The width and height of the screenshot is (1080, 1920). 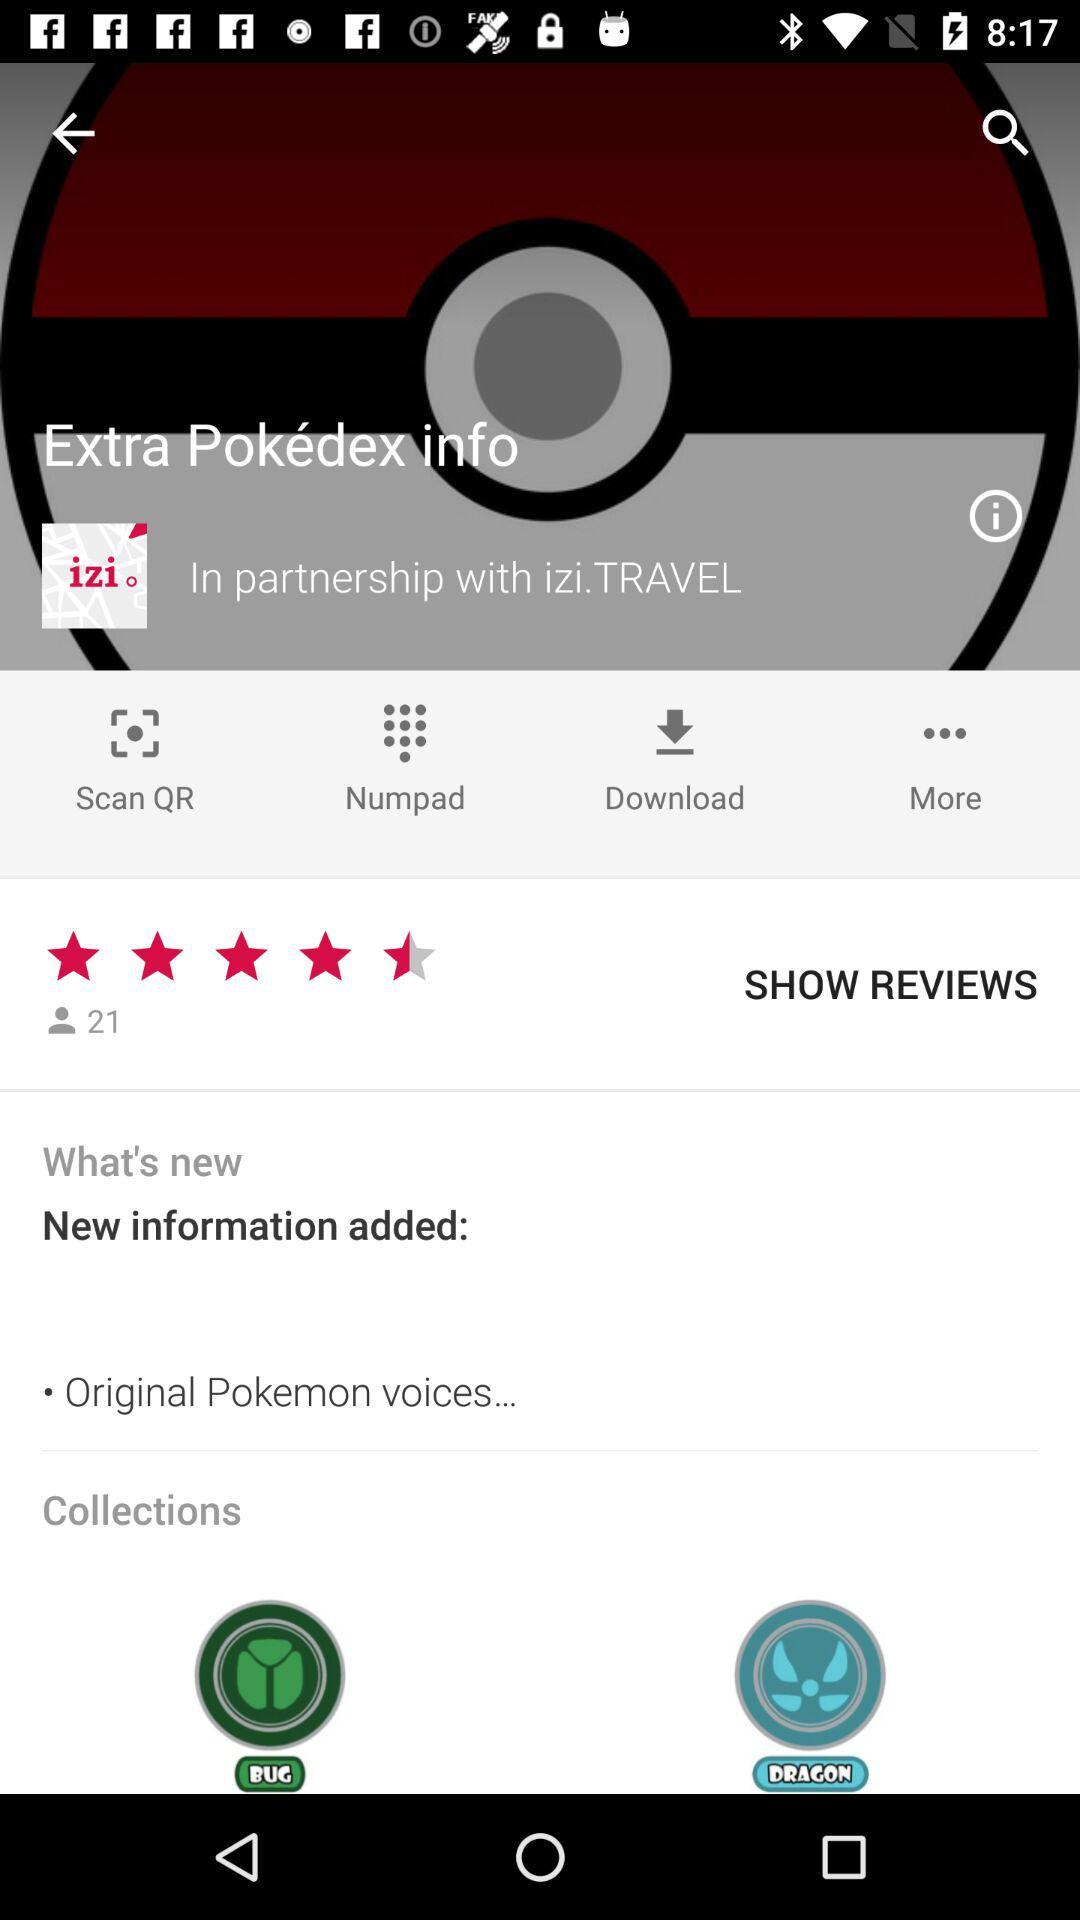 I want to click on 21 icon, so click(x=104, y=1020).